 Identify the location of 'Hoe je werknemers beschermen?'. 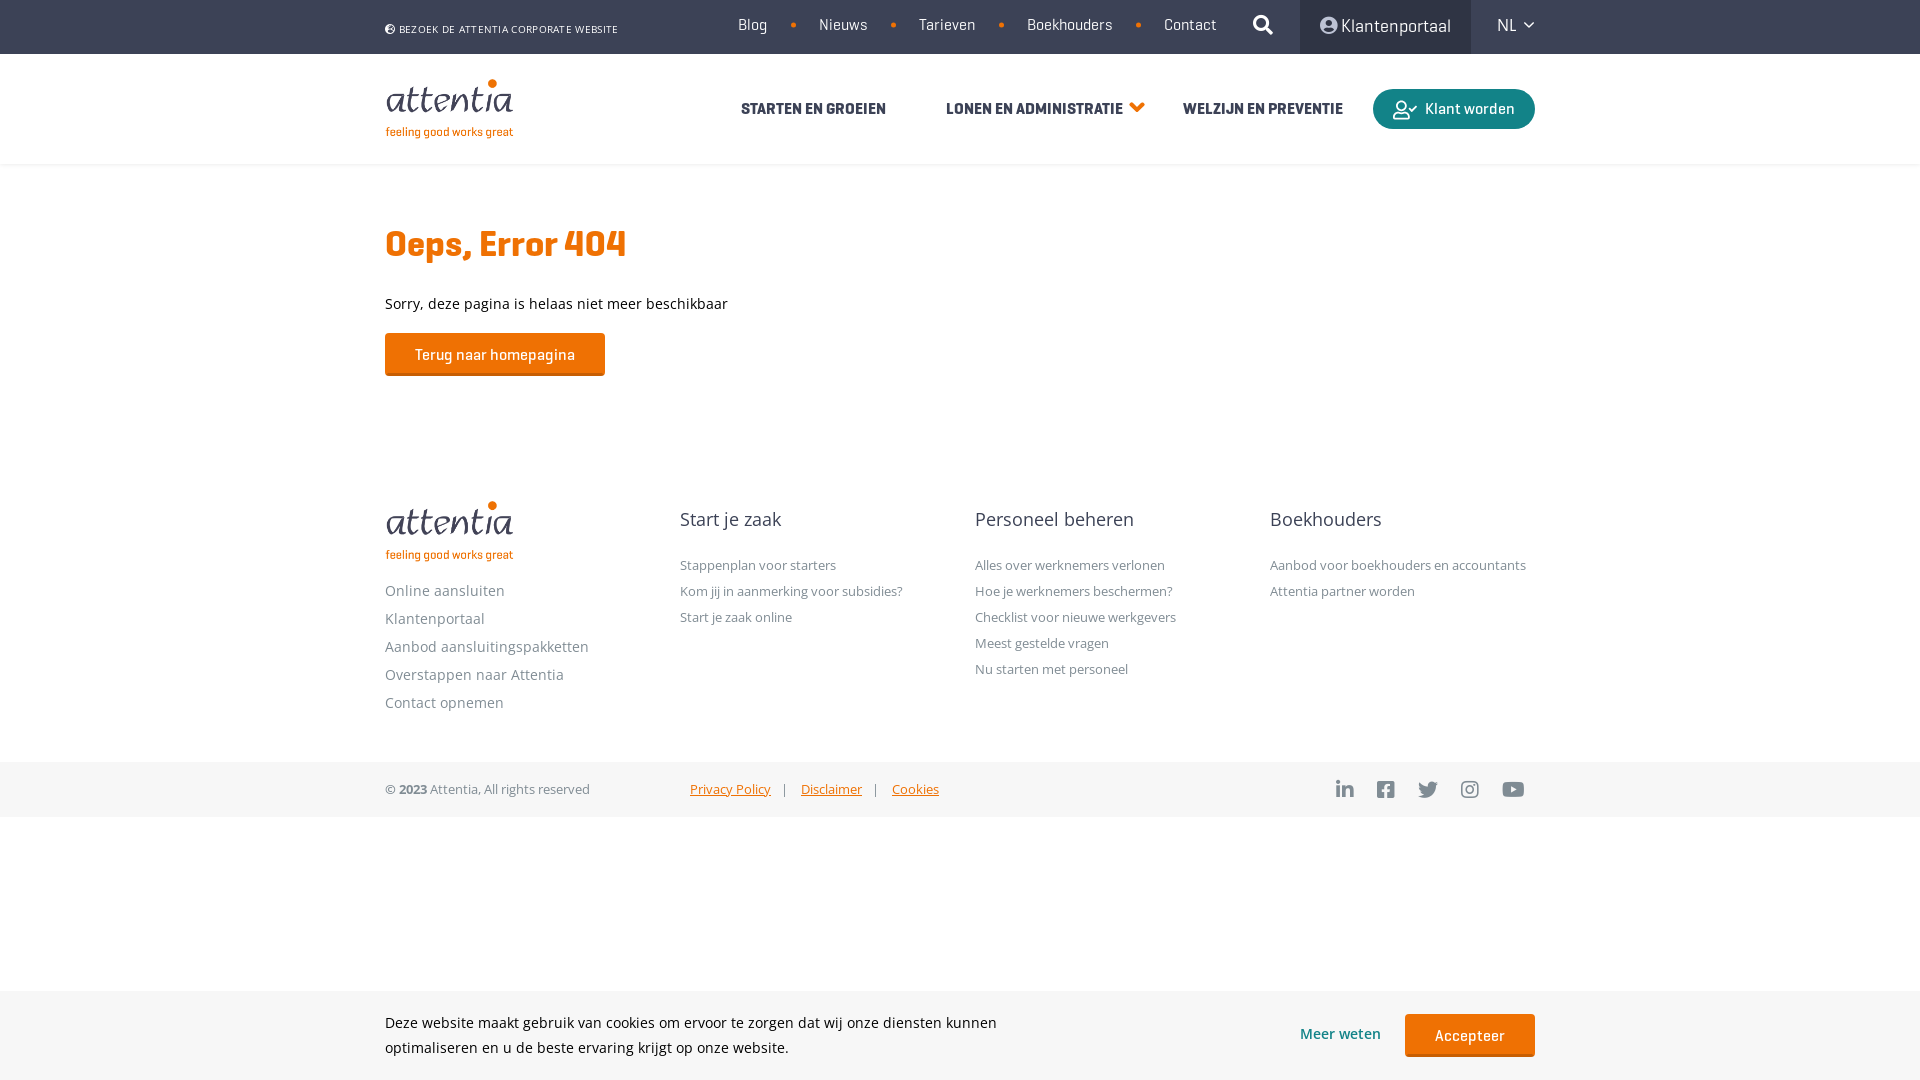
(1106, 589).